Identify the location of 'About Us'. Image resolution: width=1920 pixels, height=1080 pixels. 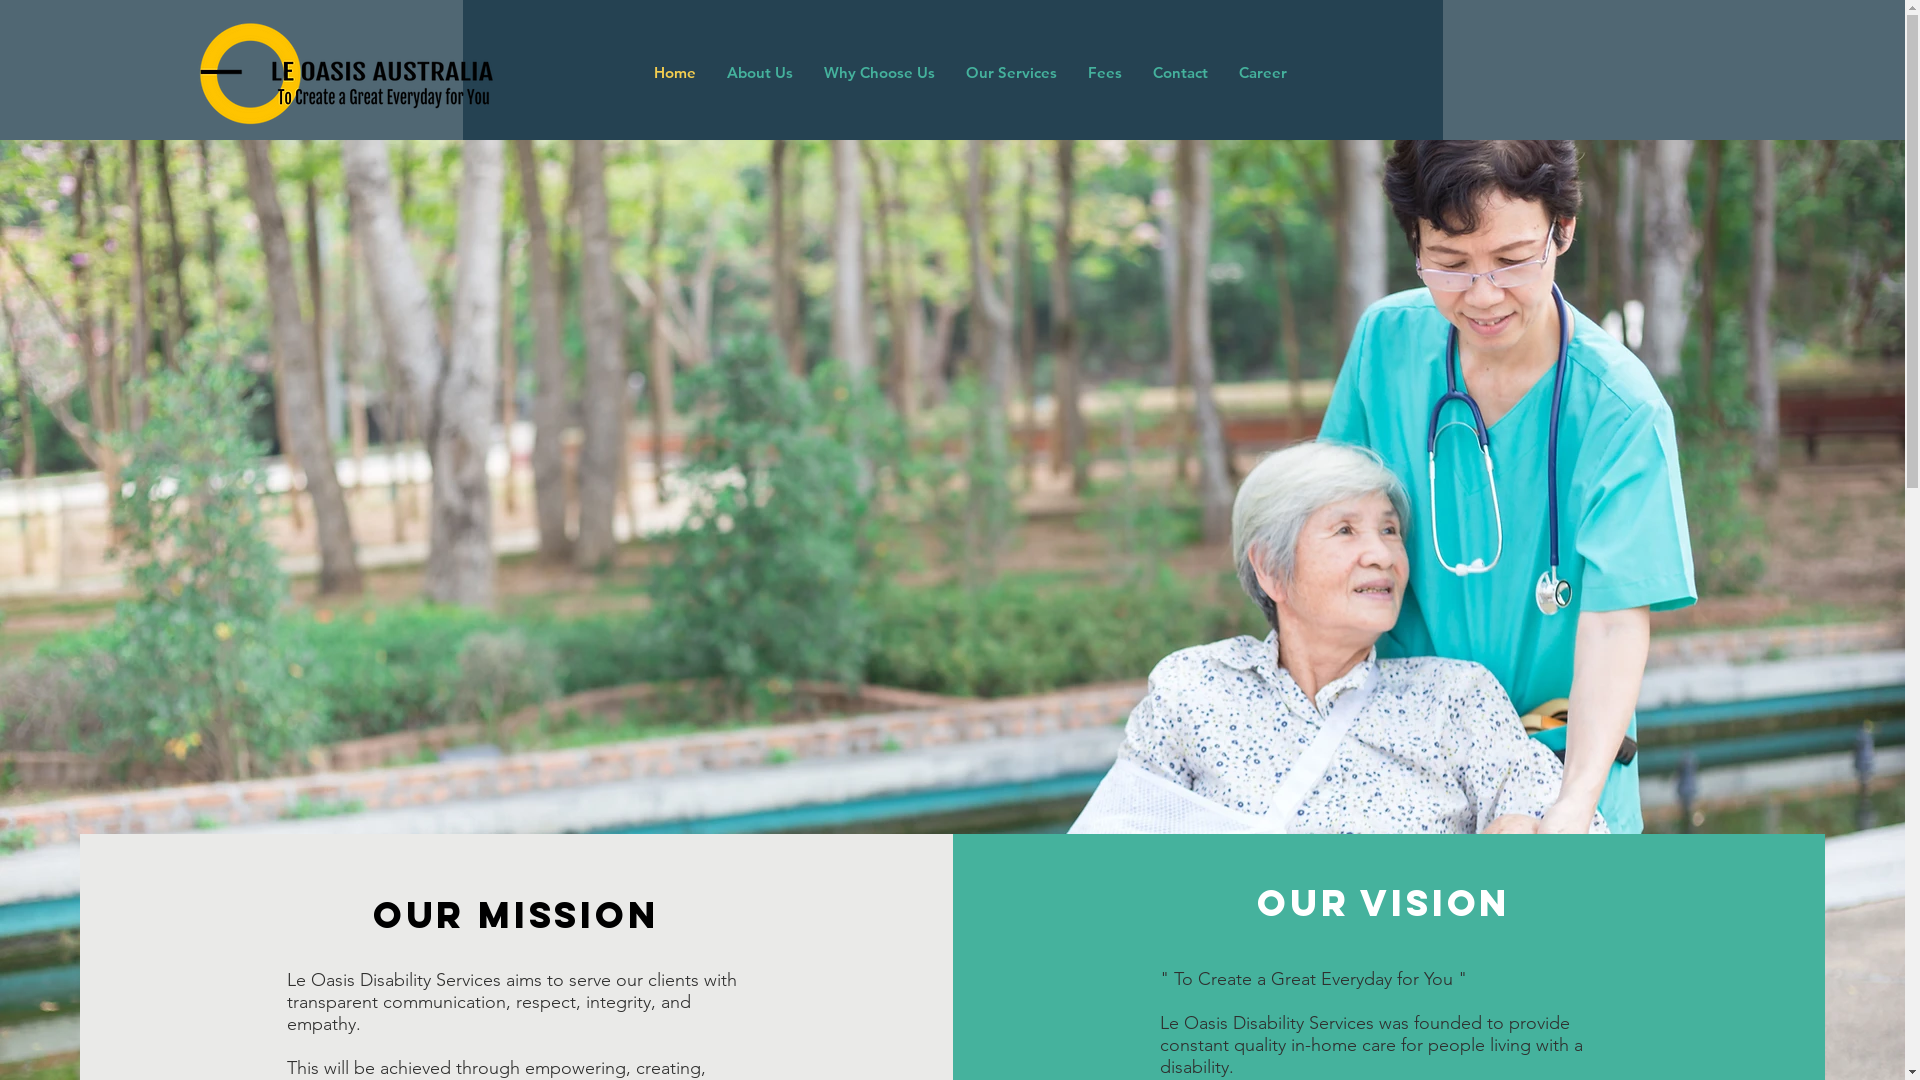
(757, 72).